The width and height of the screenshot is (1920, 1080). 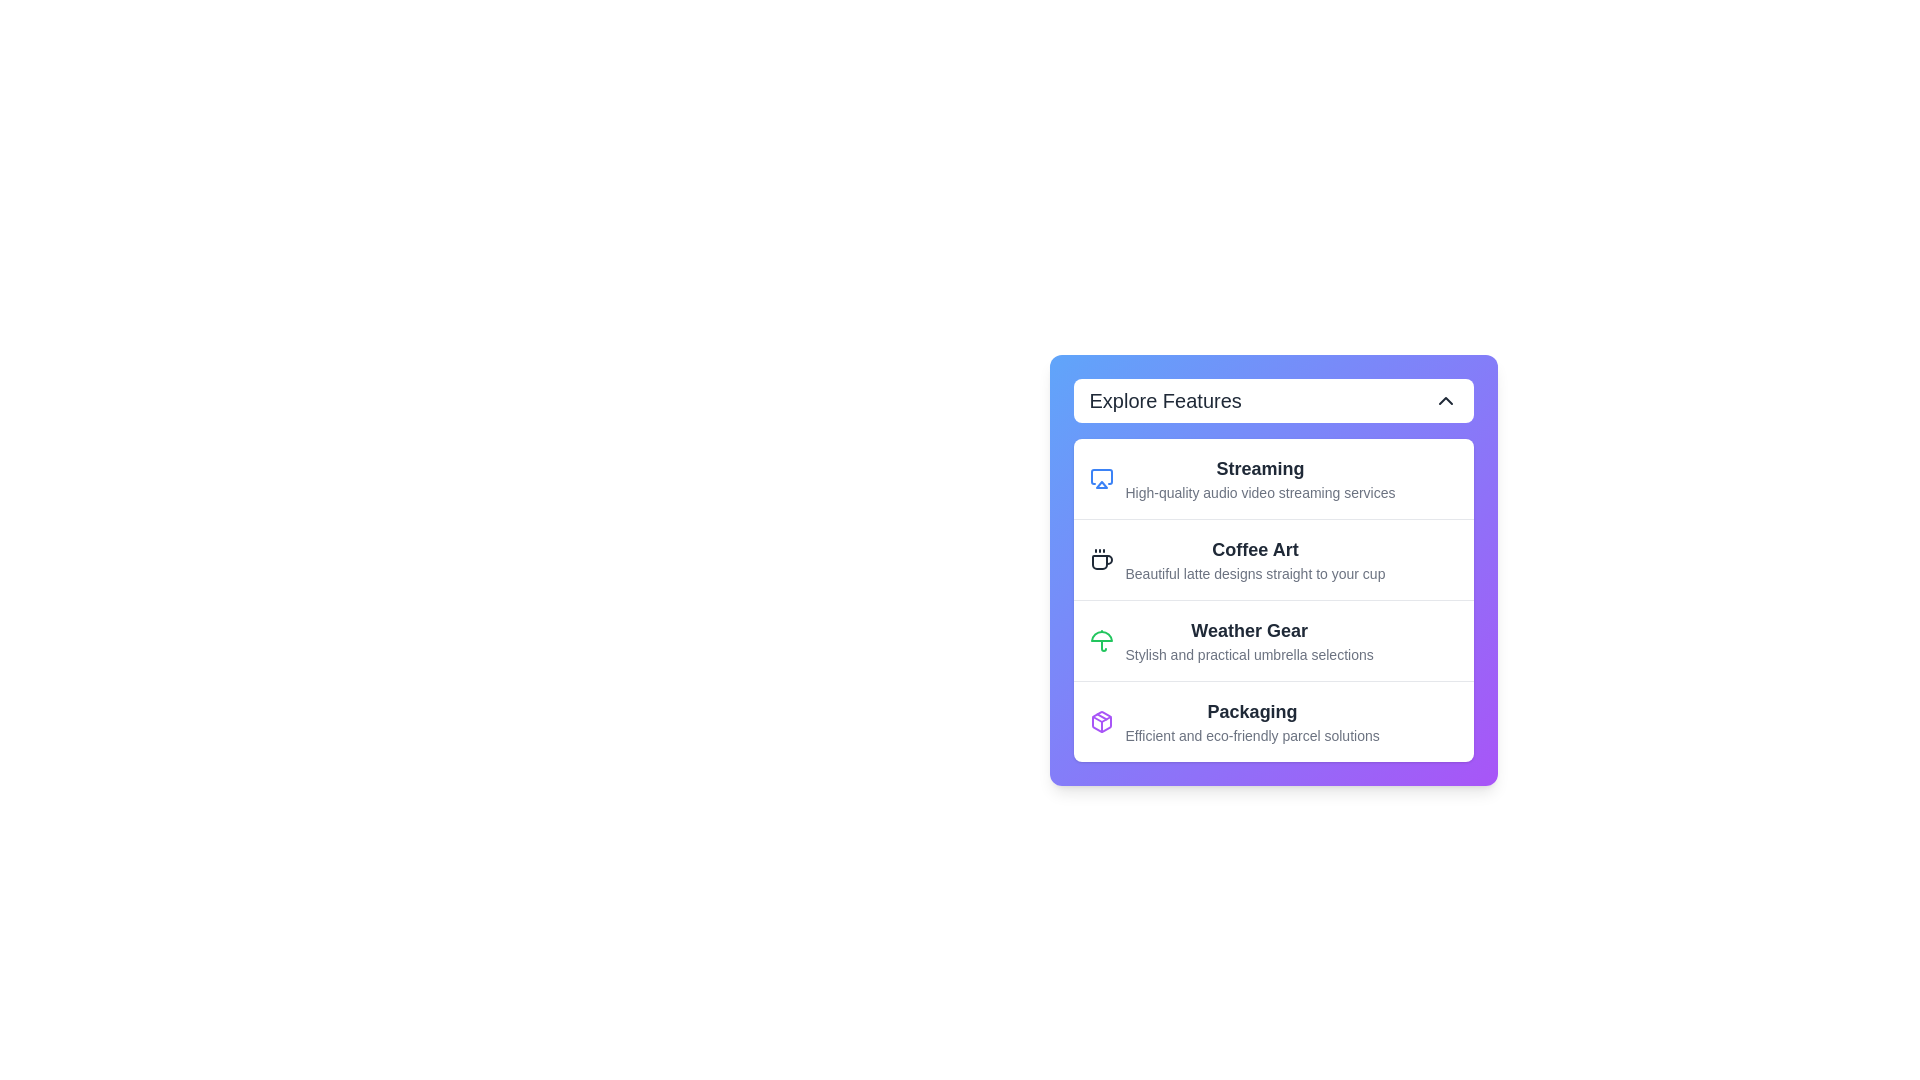 What do you see at coordinates (1248, 640) in the screenshot?
I see `the text block representing the third menu item under 'Explore Features'` at bounding box center [1248, 640].